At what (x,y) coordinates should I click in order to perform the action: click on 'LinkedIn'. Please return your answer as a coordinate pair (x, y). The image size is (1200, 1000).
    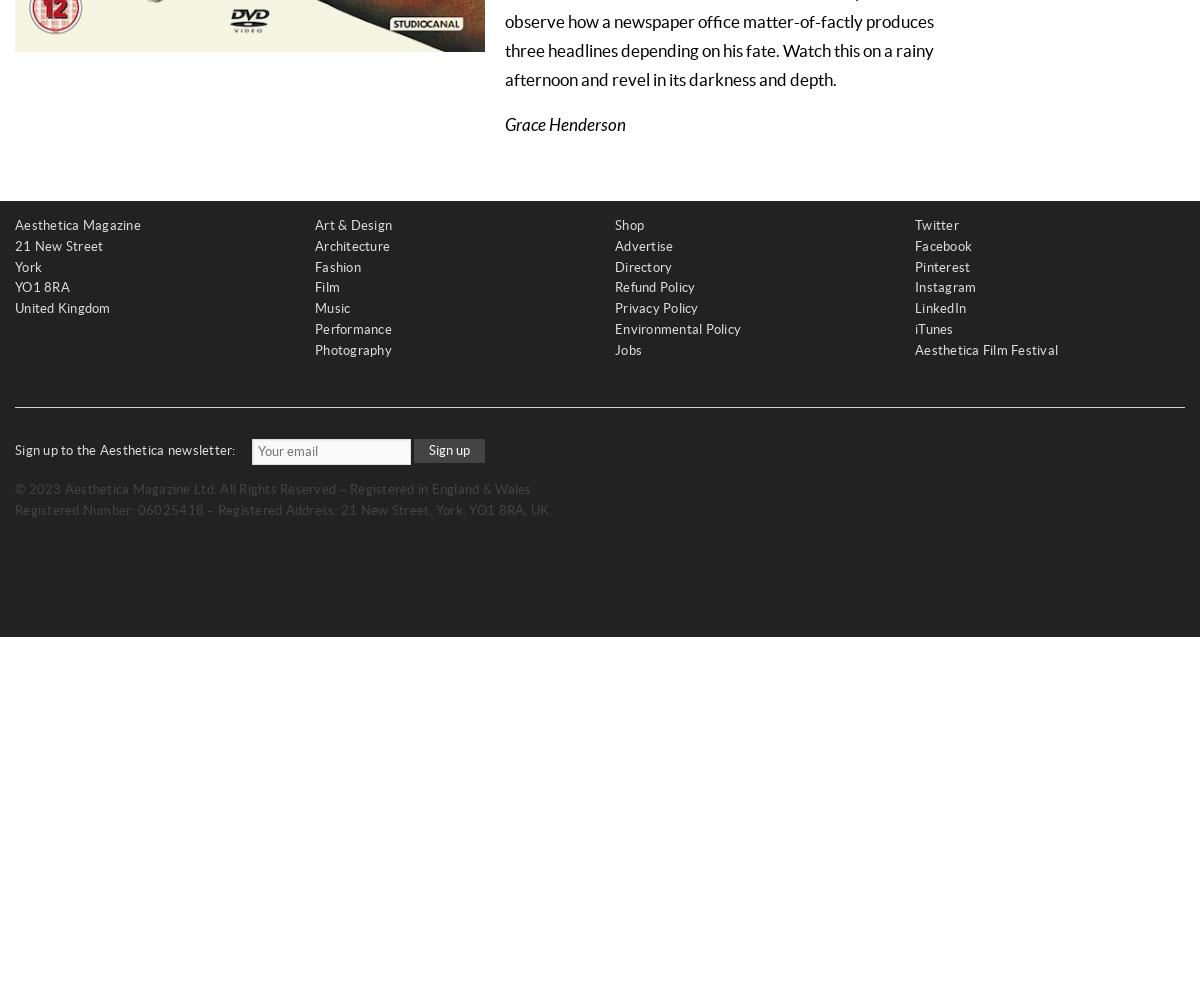
    Looking at the image, I should click on (915, 308).